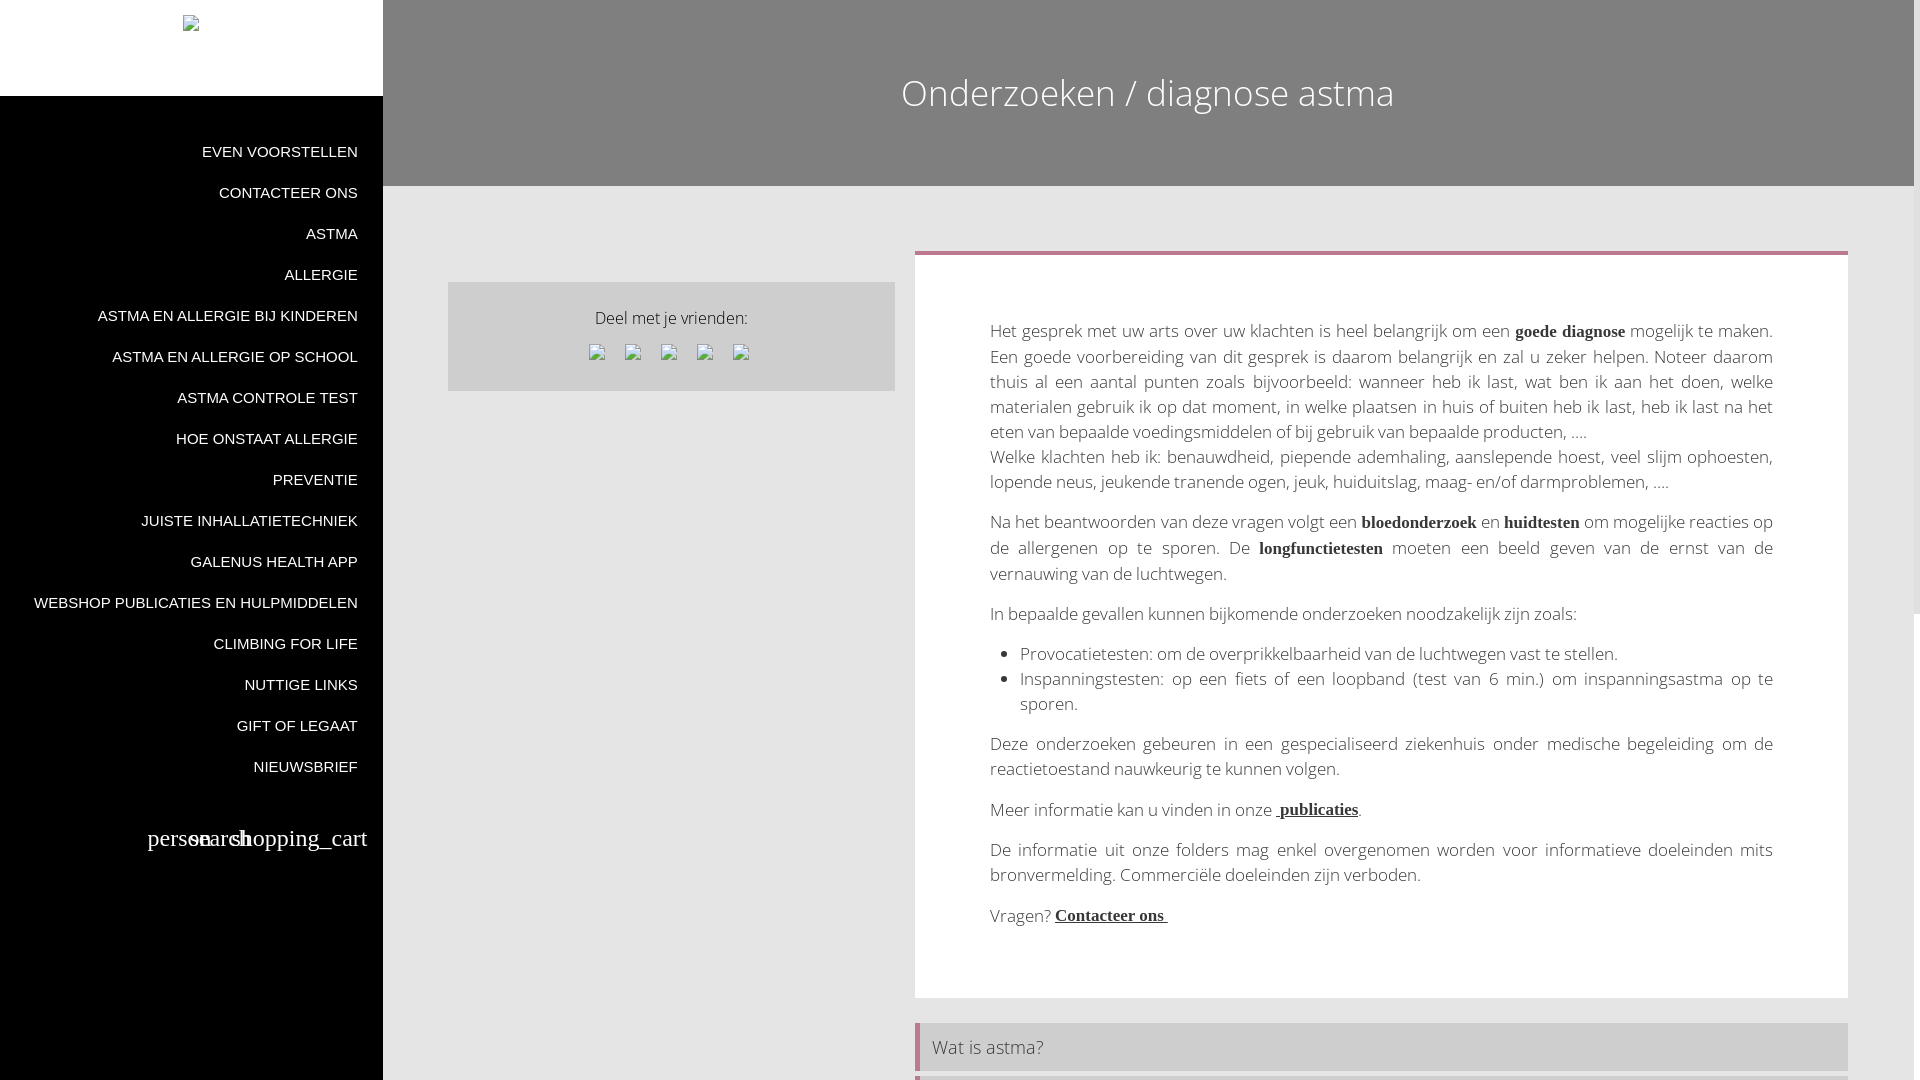 This screenshot has width=1920, height=1080. I want to click on 'WEBSHOP PUBLICATIES EN HULPMIDDELEN', so click(191, 601).